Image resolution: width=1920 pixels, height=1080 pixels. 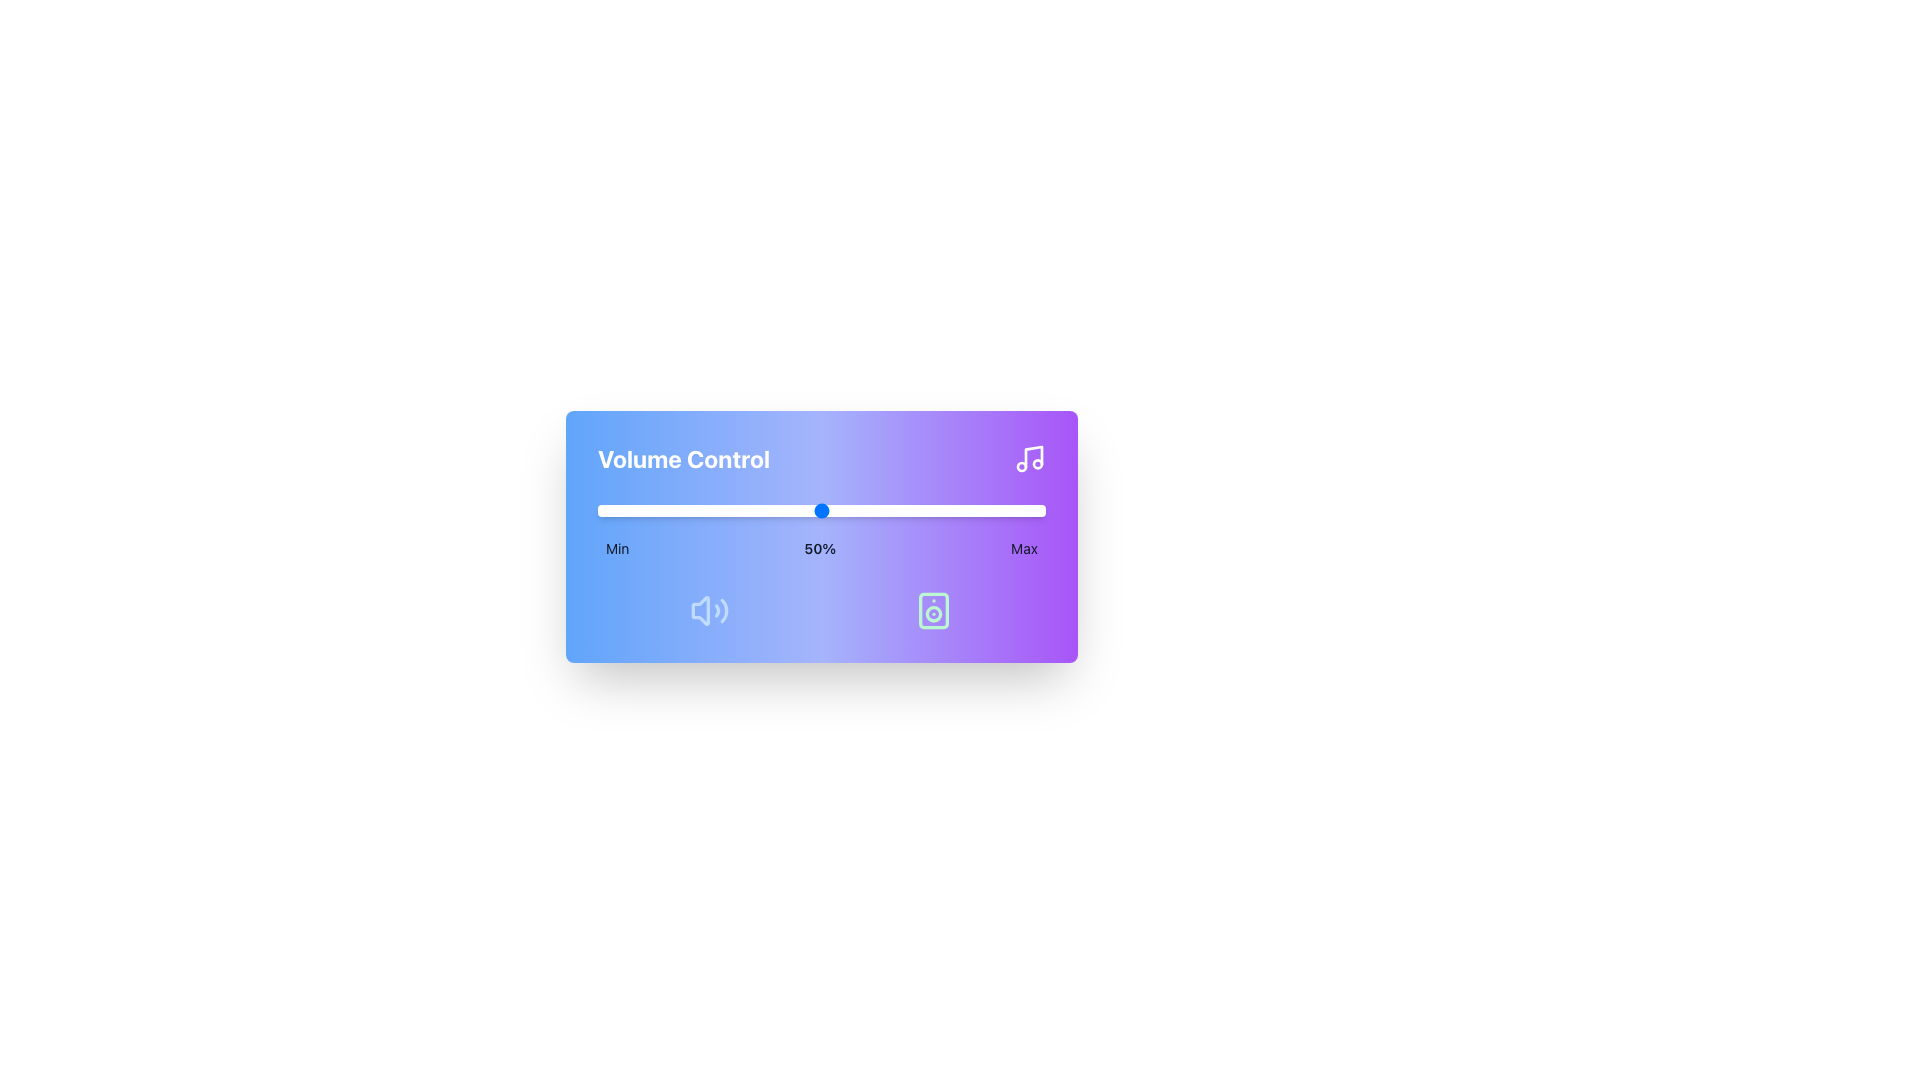 I want to click on the thick curved blue line forming the middle wave of the sound wave icon in the SVG graphic, positioned to the upper right of the speaker base, so click(x=717, y=609).